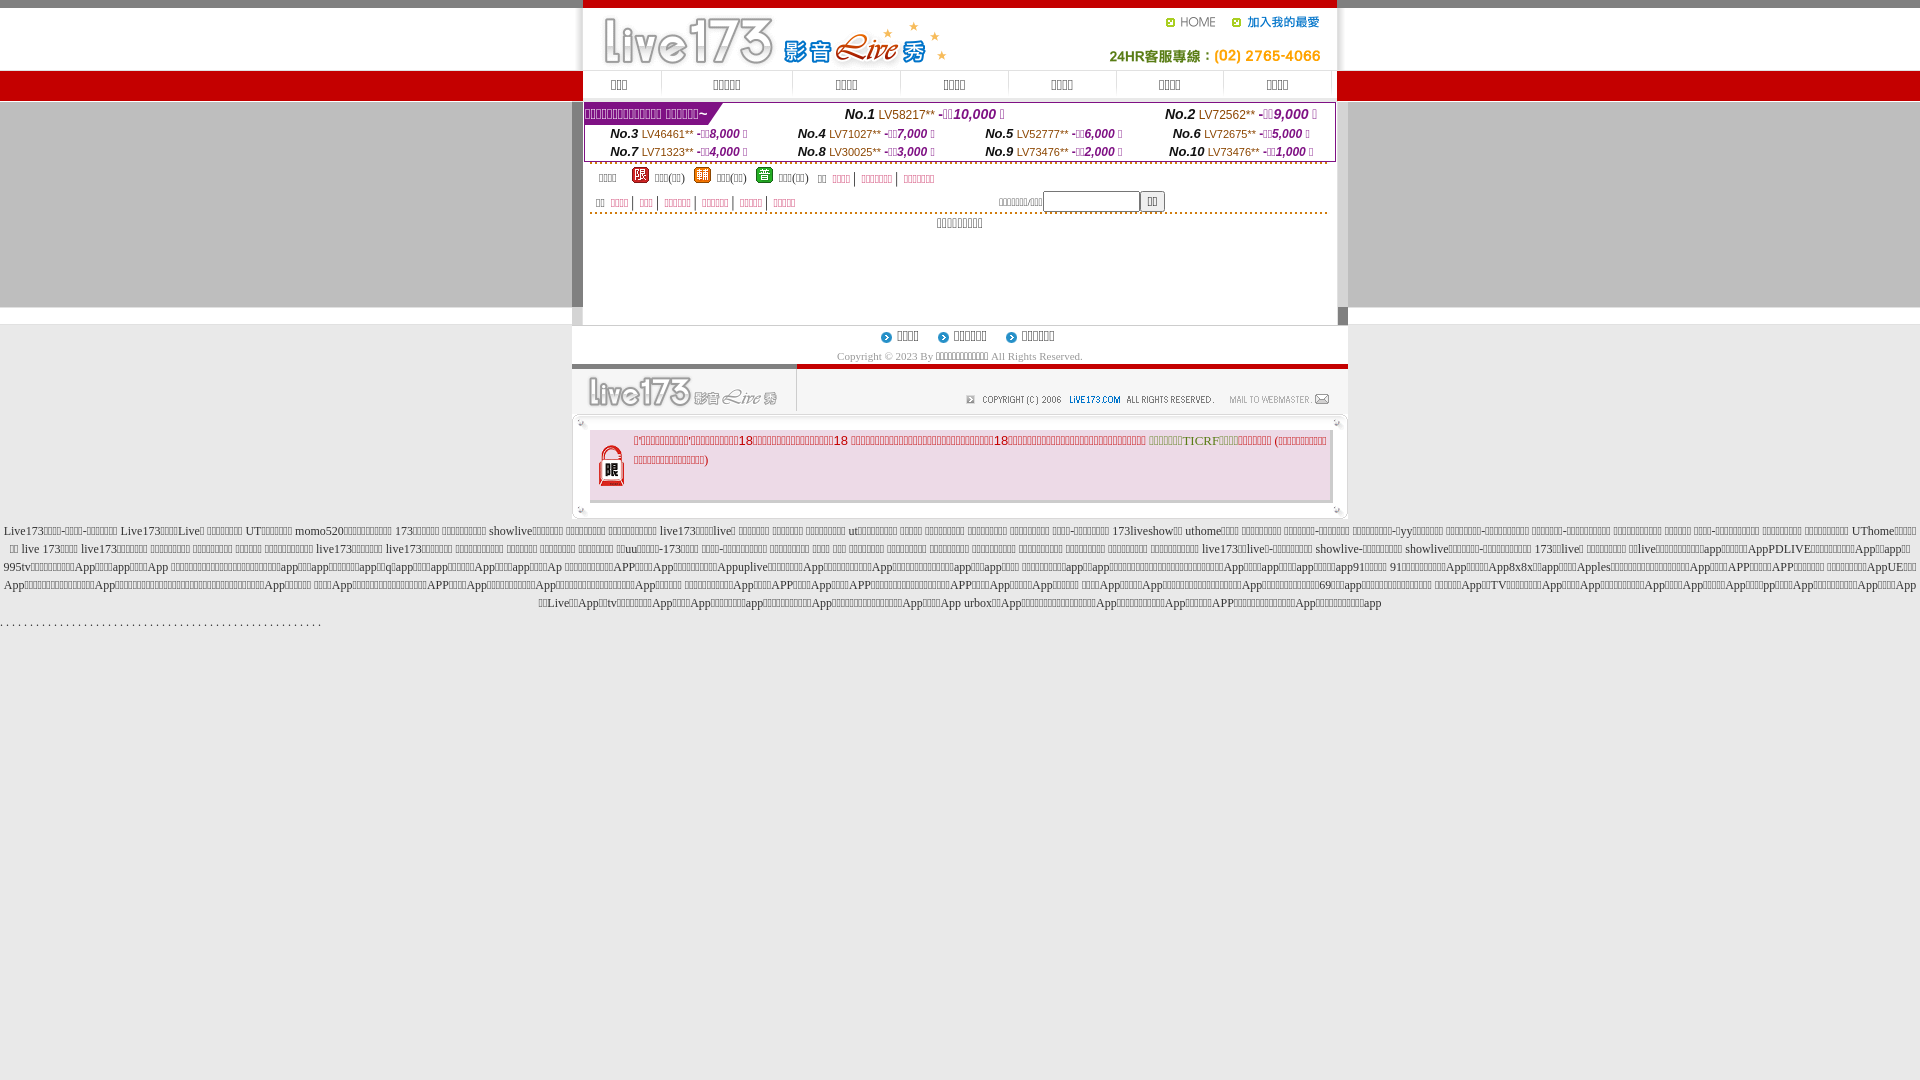  What do you see at coordinates (210, 620) in the screenshot?
I see `'.'` at bounding box center [210, 620].